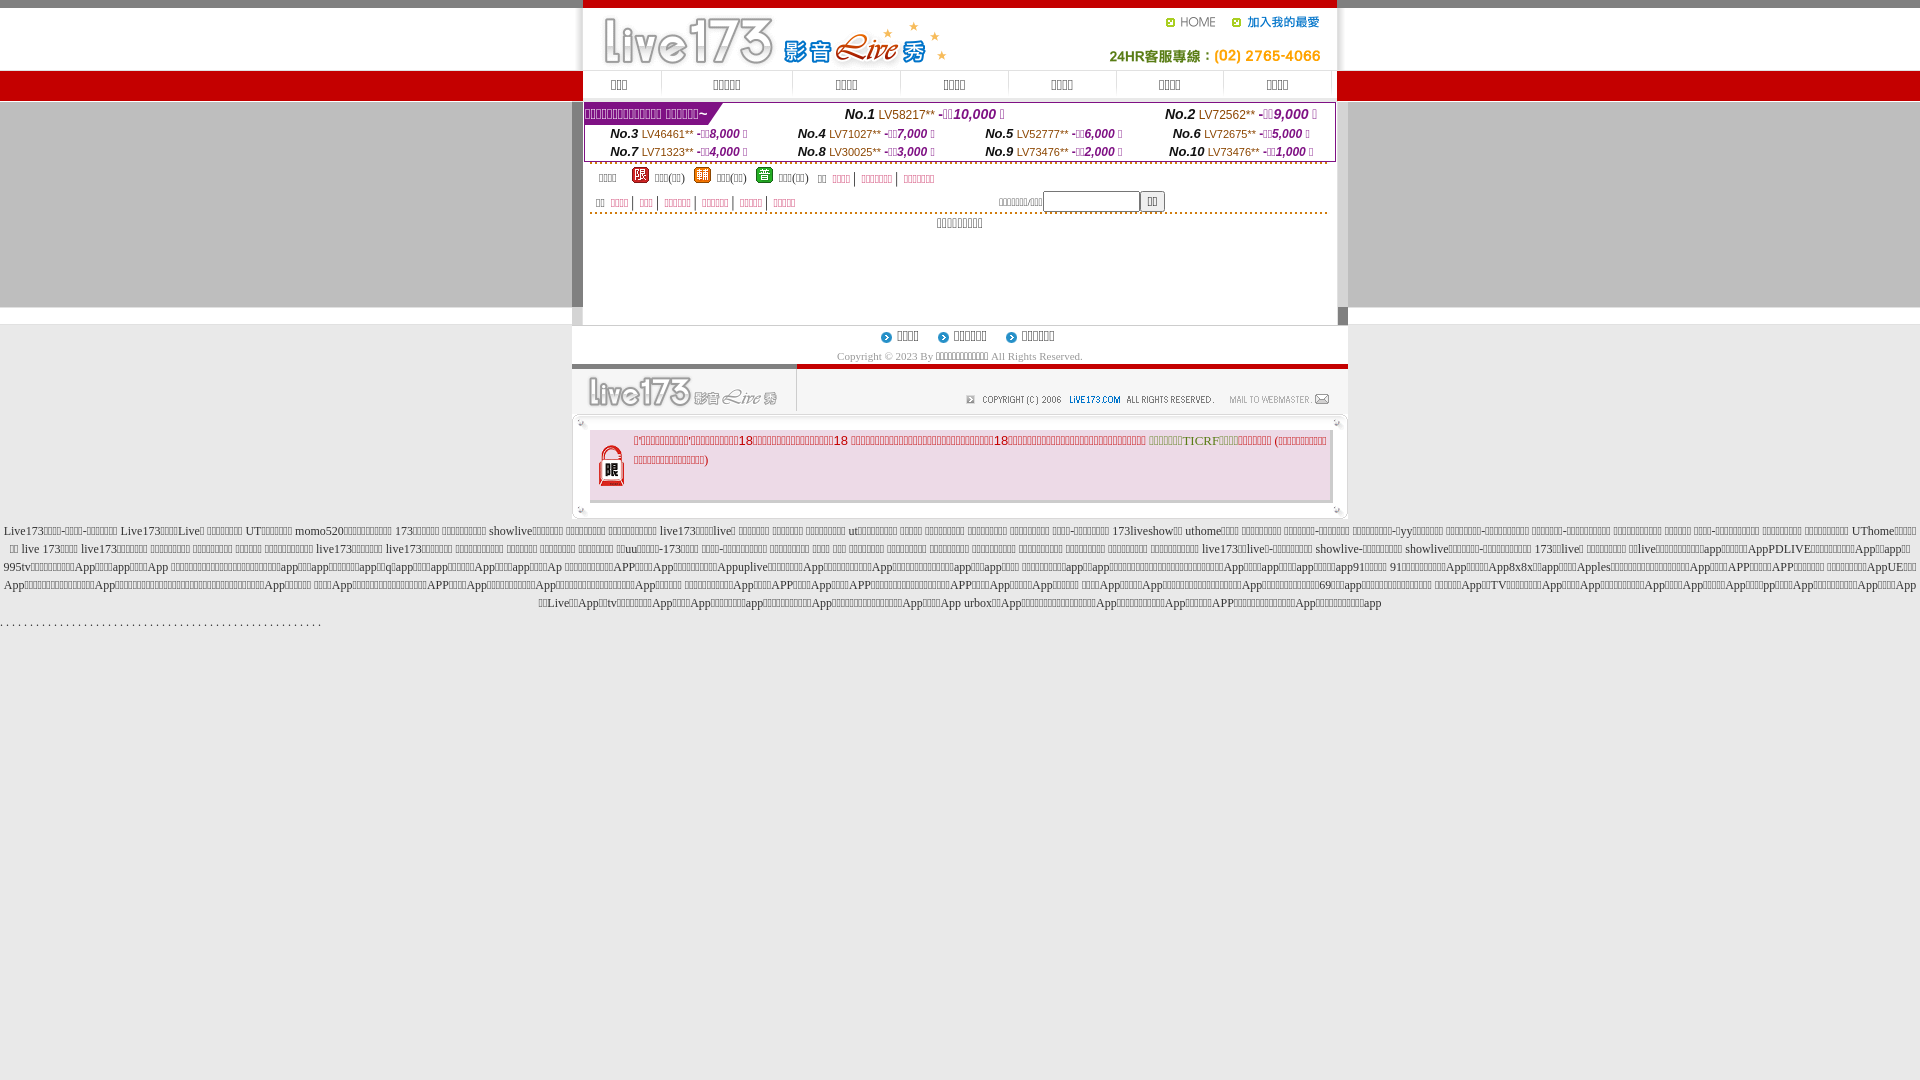  What do you see at coordinates (210, 620) in the screenshot?
I see `'.'` at bounding box center [210, 620].